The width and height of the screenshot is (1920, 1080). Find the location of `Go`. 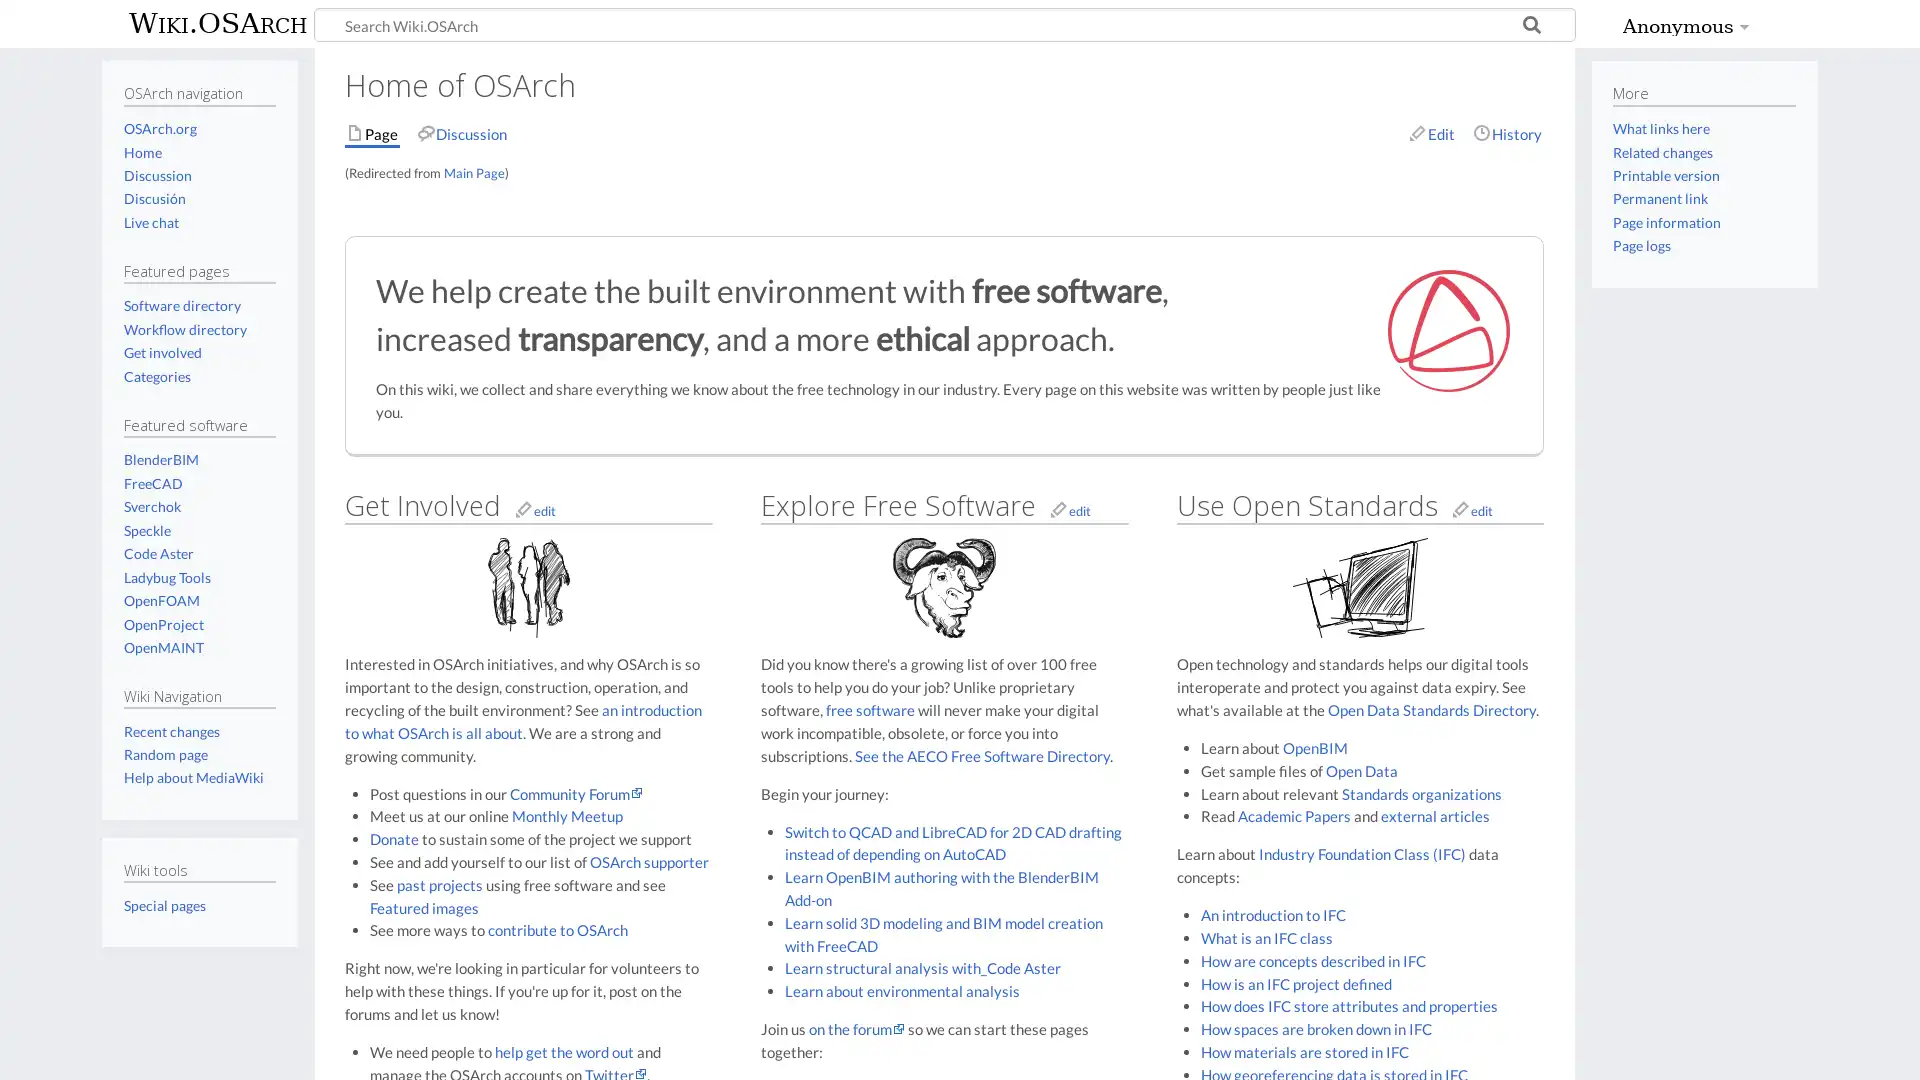

Go is located at coordinates (1530, 27).